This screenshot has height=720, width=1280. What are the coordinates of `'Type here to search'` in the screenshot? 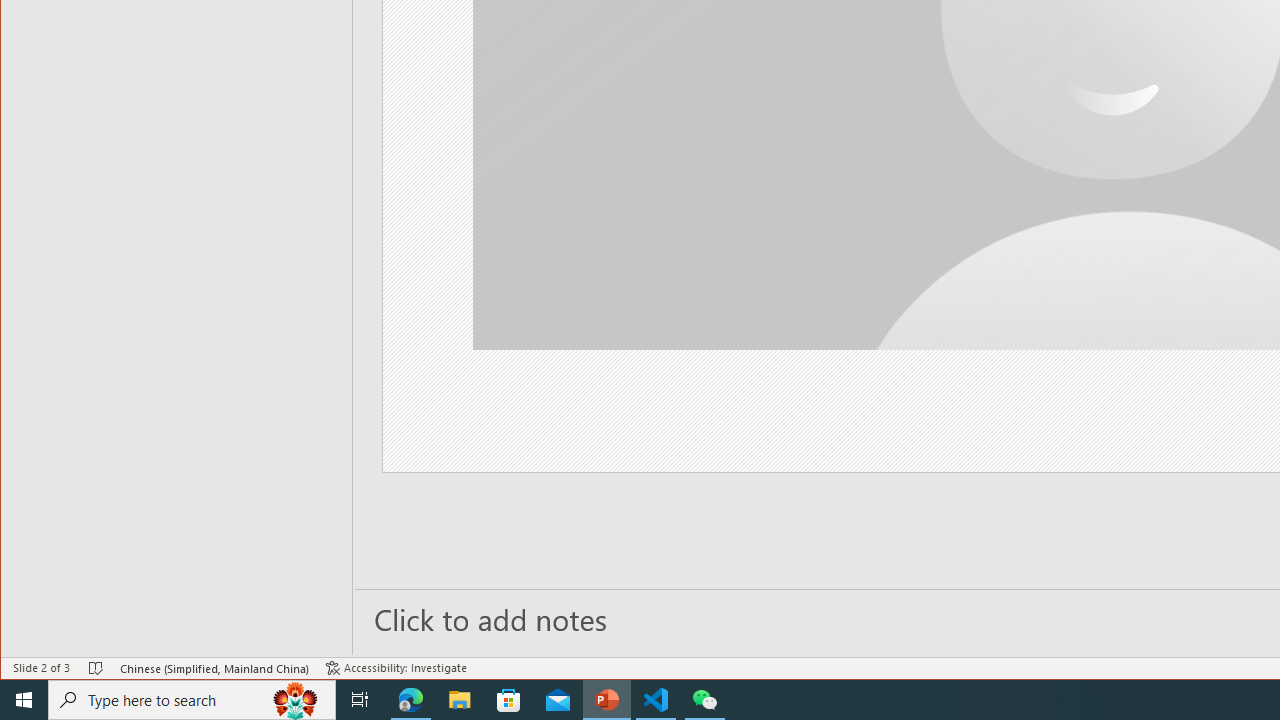 It's located at (192, 698).